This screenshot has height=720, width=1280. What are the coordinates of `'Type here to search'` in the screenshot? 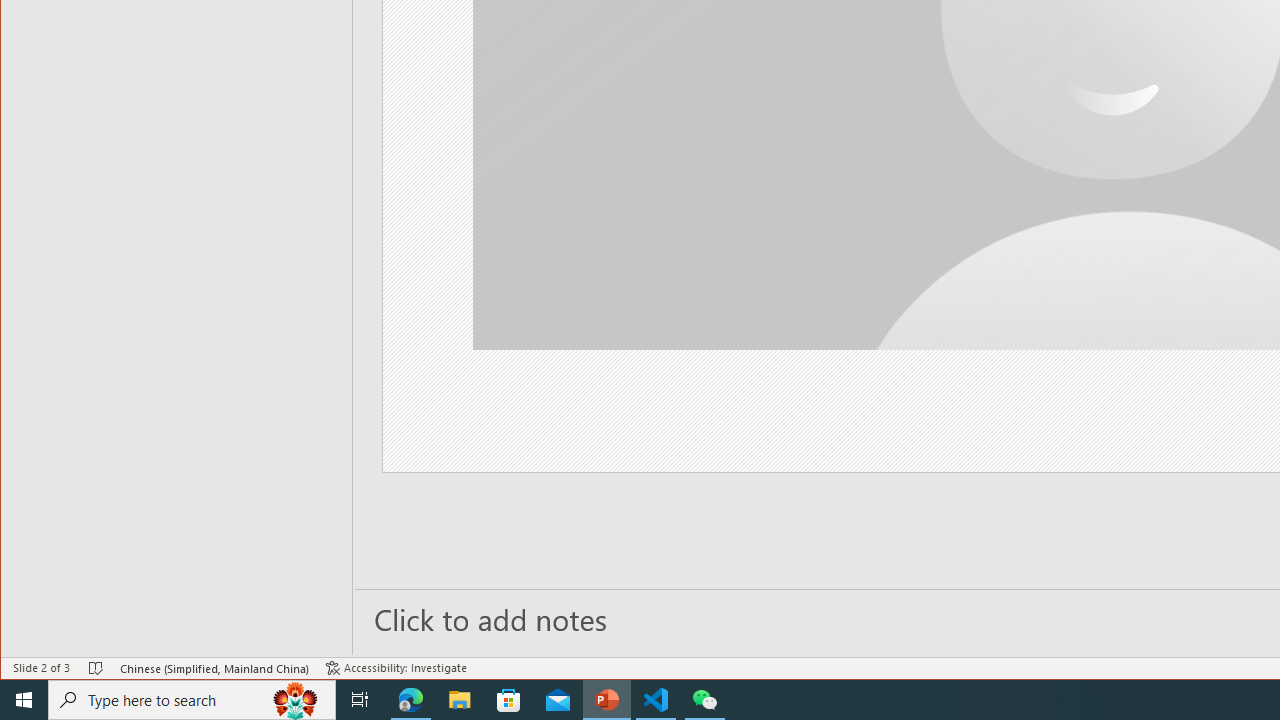 It's located at (192, 698).